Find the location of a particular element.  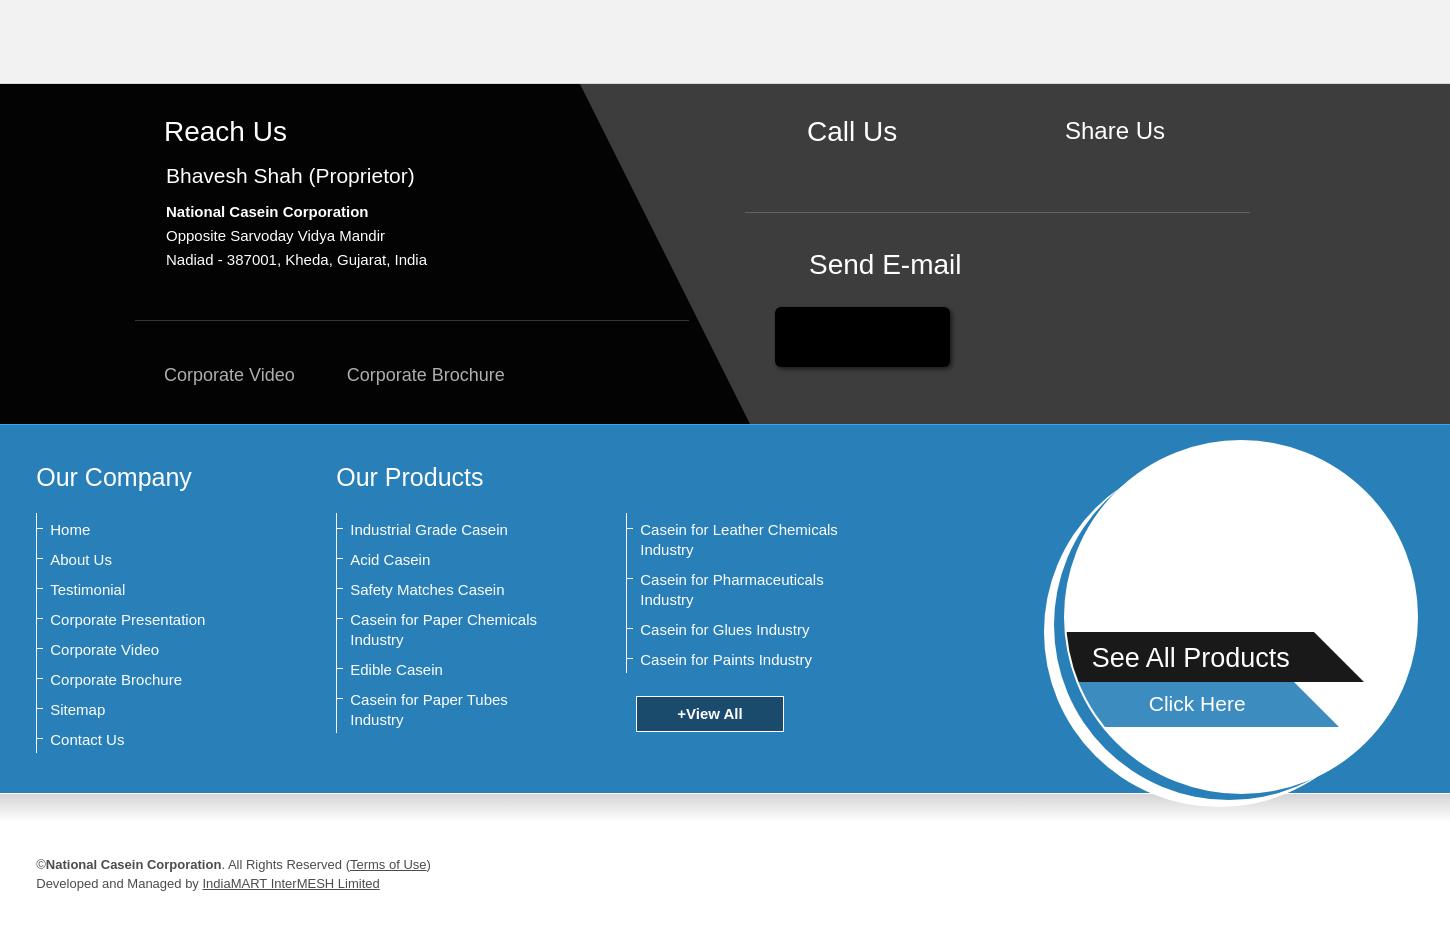

'Casein for Paints Industry' is located at coordinates (726, 659).